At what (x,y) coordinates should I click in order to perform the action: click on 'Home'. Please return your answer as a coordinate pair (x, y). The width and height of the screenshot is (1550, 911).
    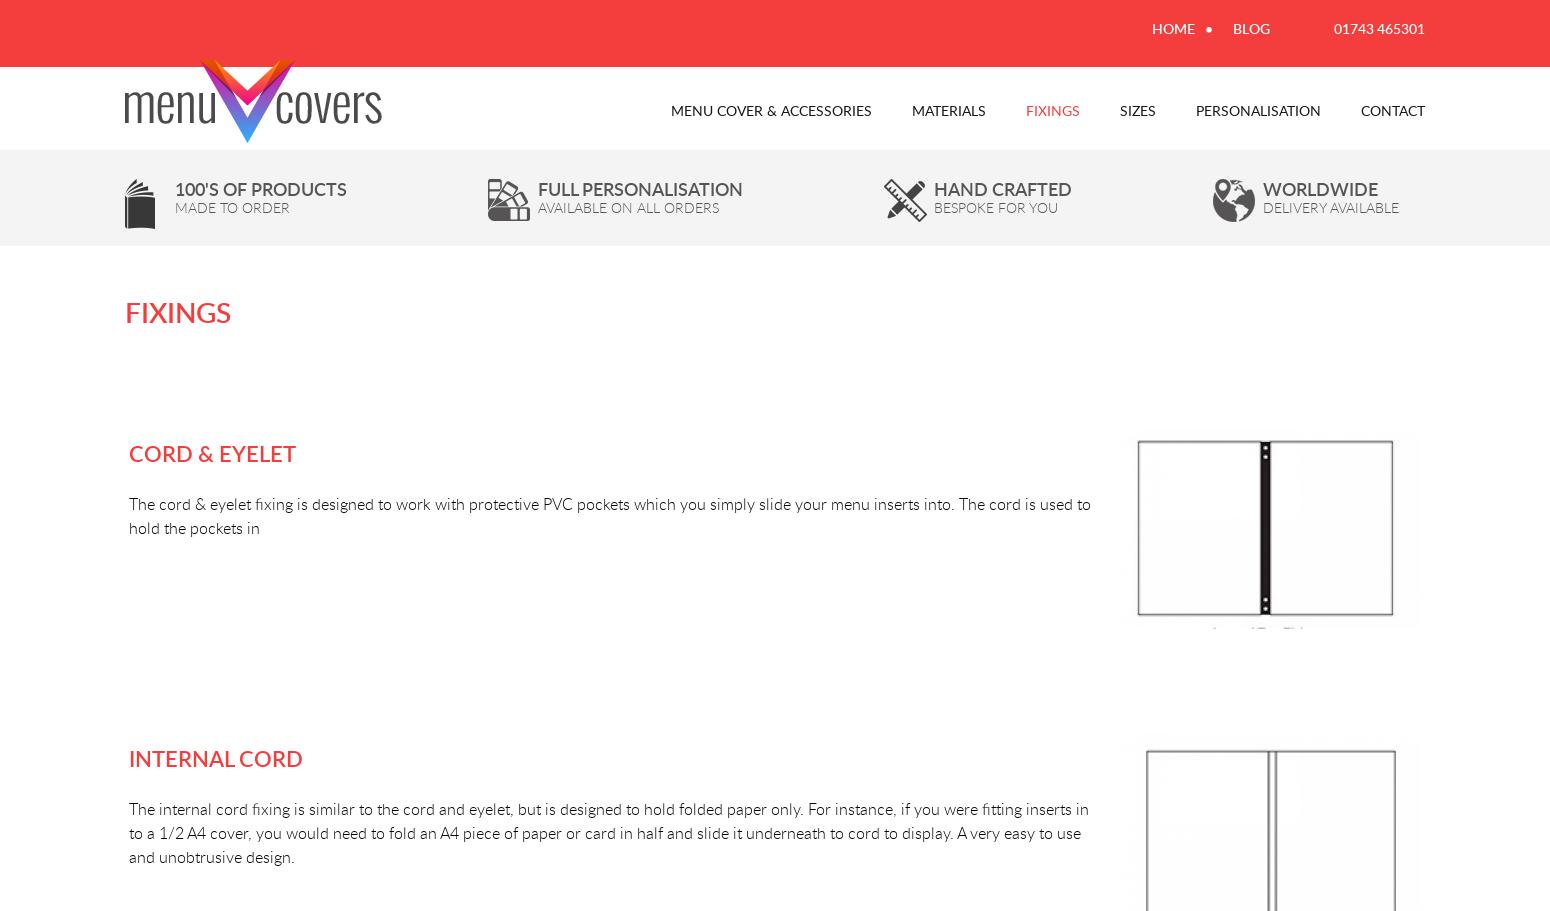
    Looking at the image, I should click on (1173, 28).